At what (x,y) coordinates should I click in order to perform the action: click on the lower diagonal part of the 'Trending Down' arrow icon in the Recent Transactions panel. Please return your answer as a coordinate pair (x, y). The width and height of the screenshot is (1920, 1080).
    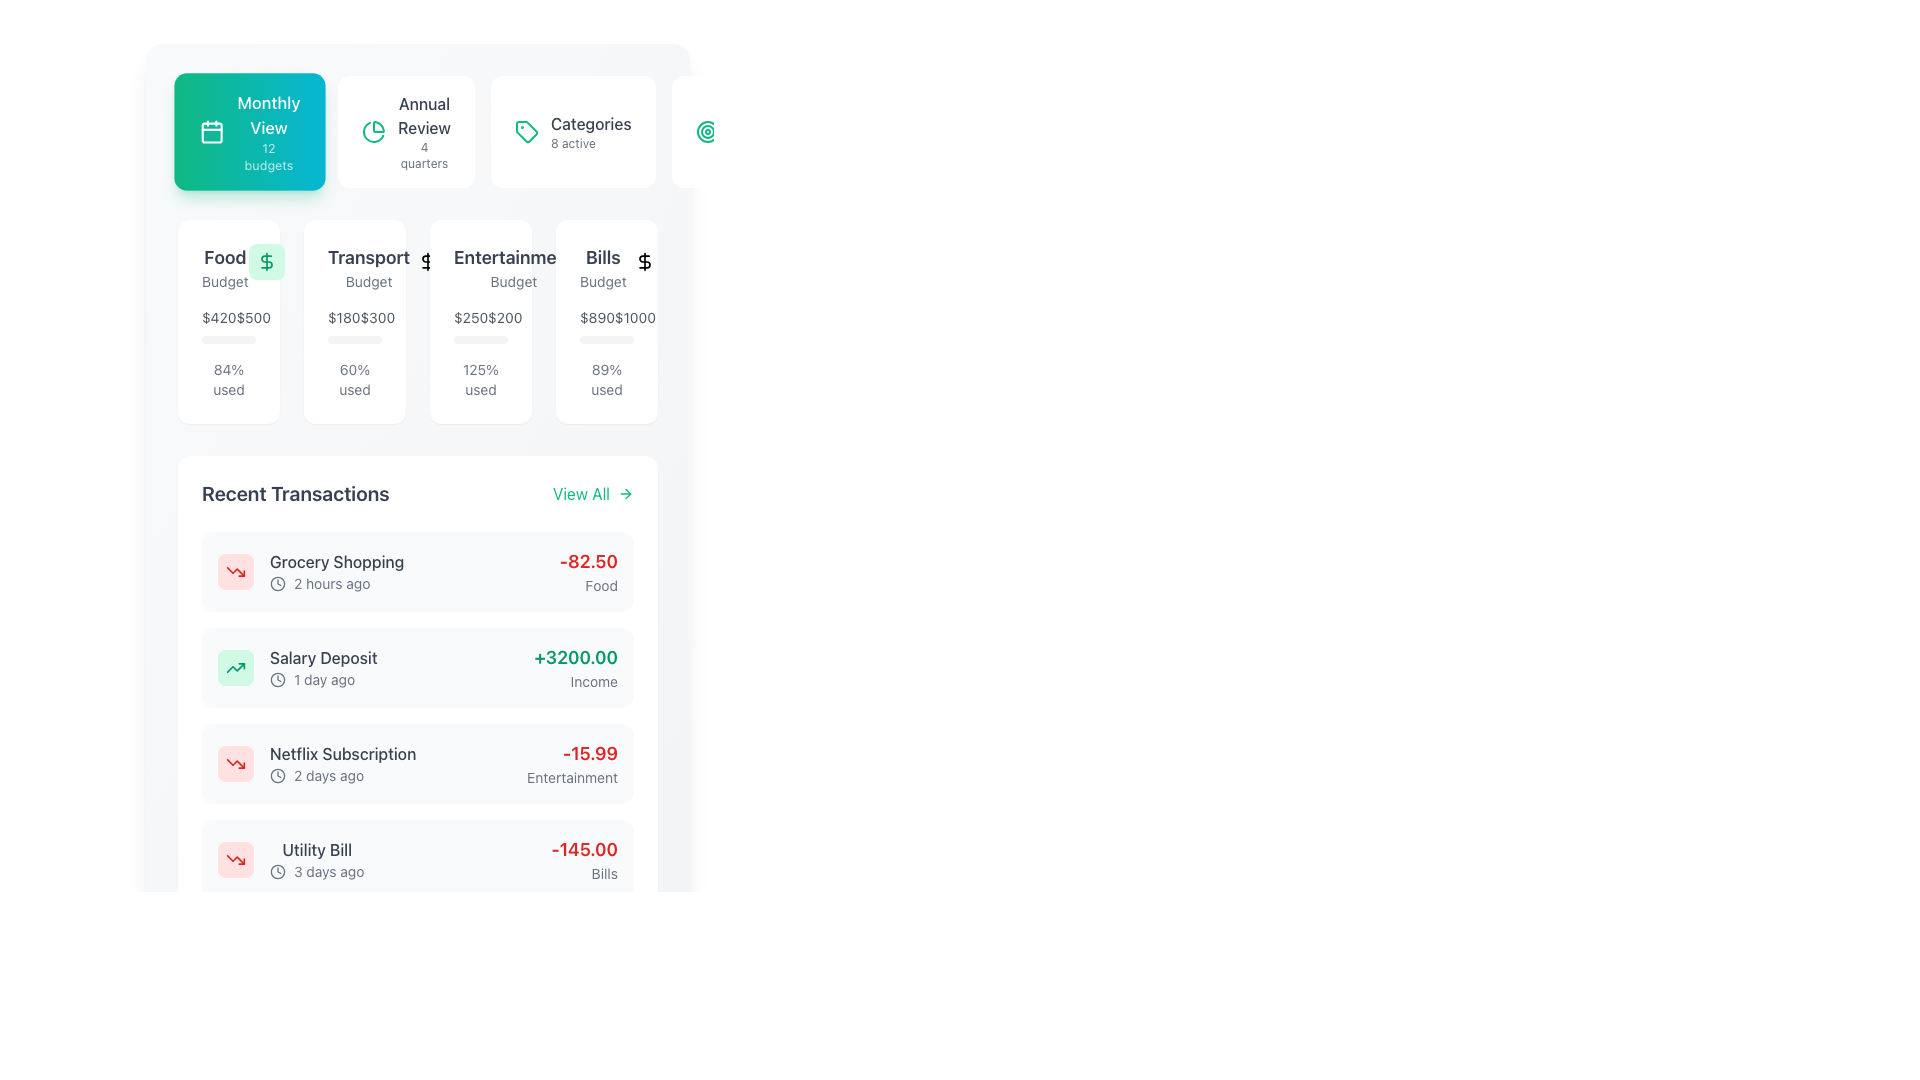
    Looking at the image, I should click on (235, 859).